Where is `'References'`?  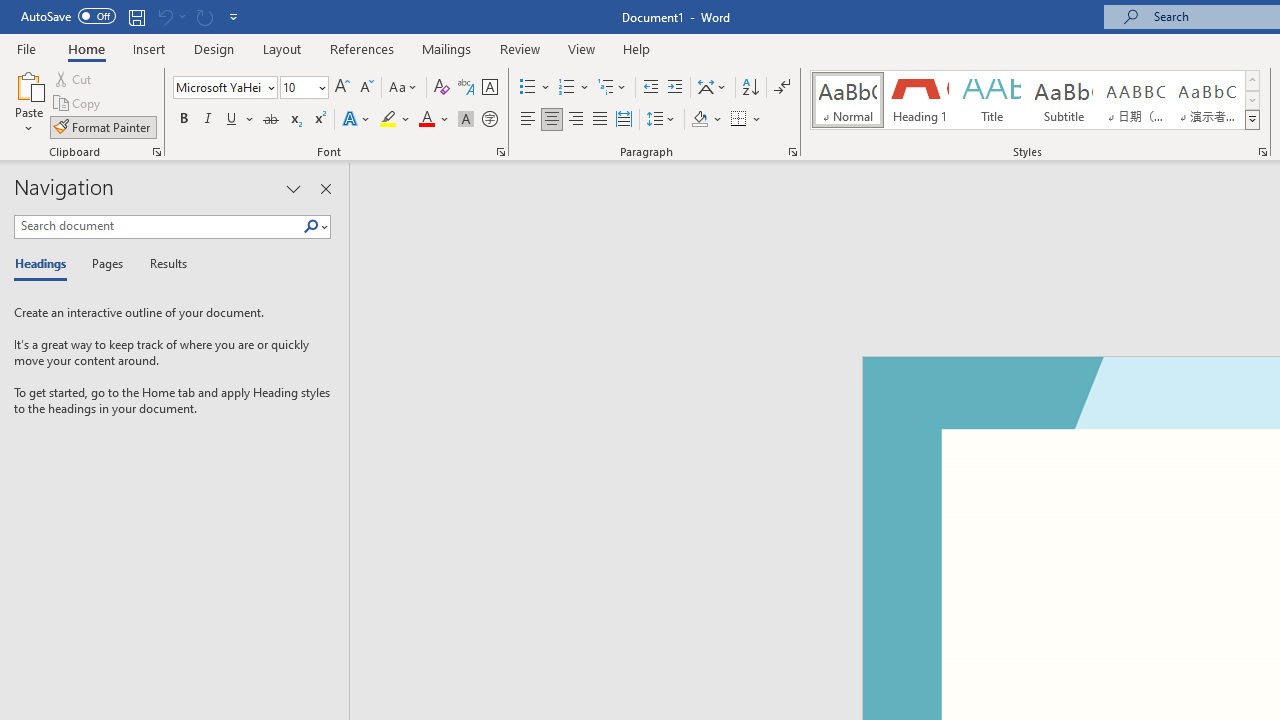
'References' is located at coordinates (362, 48).